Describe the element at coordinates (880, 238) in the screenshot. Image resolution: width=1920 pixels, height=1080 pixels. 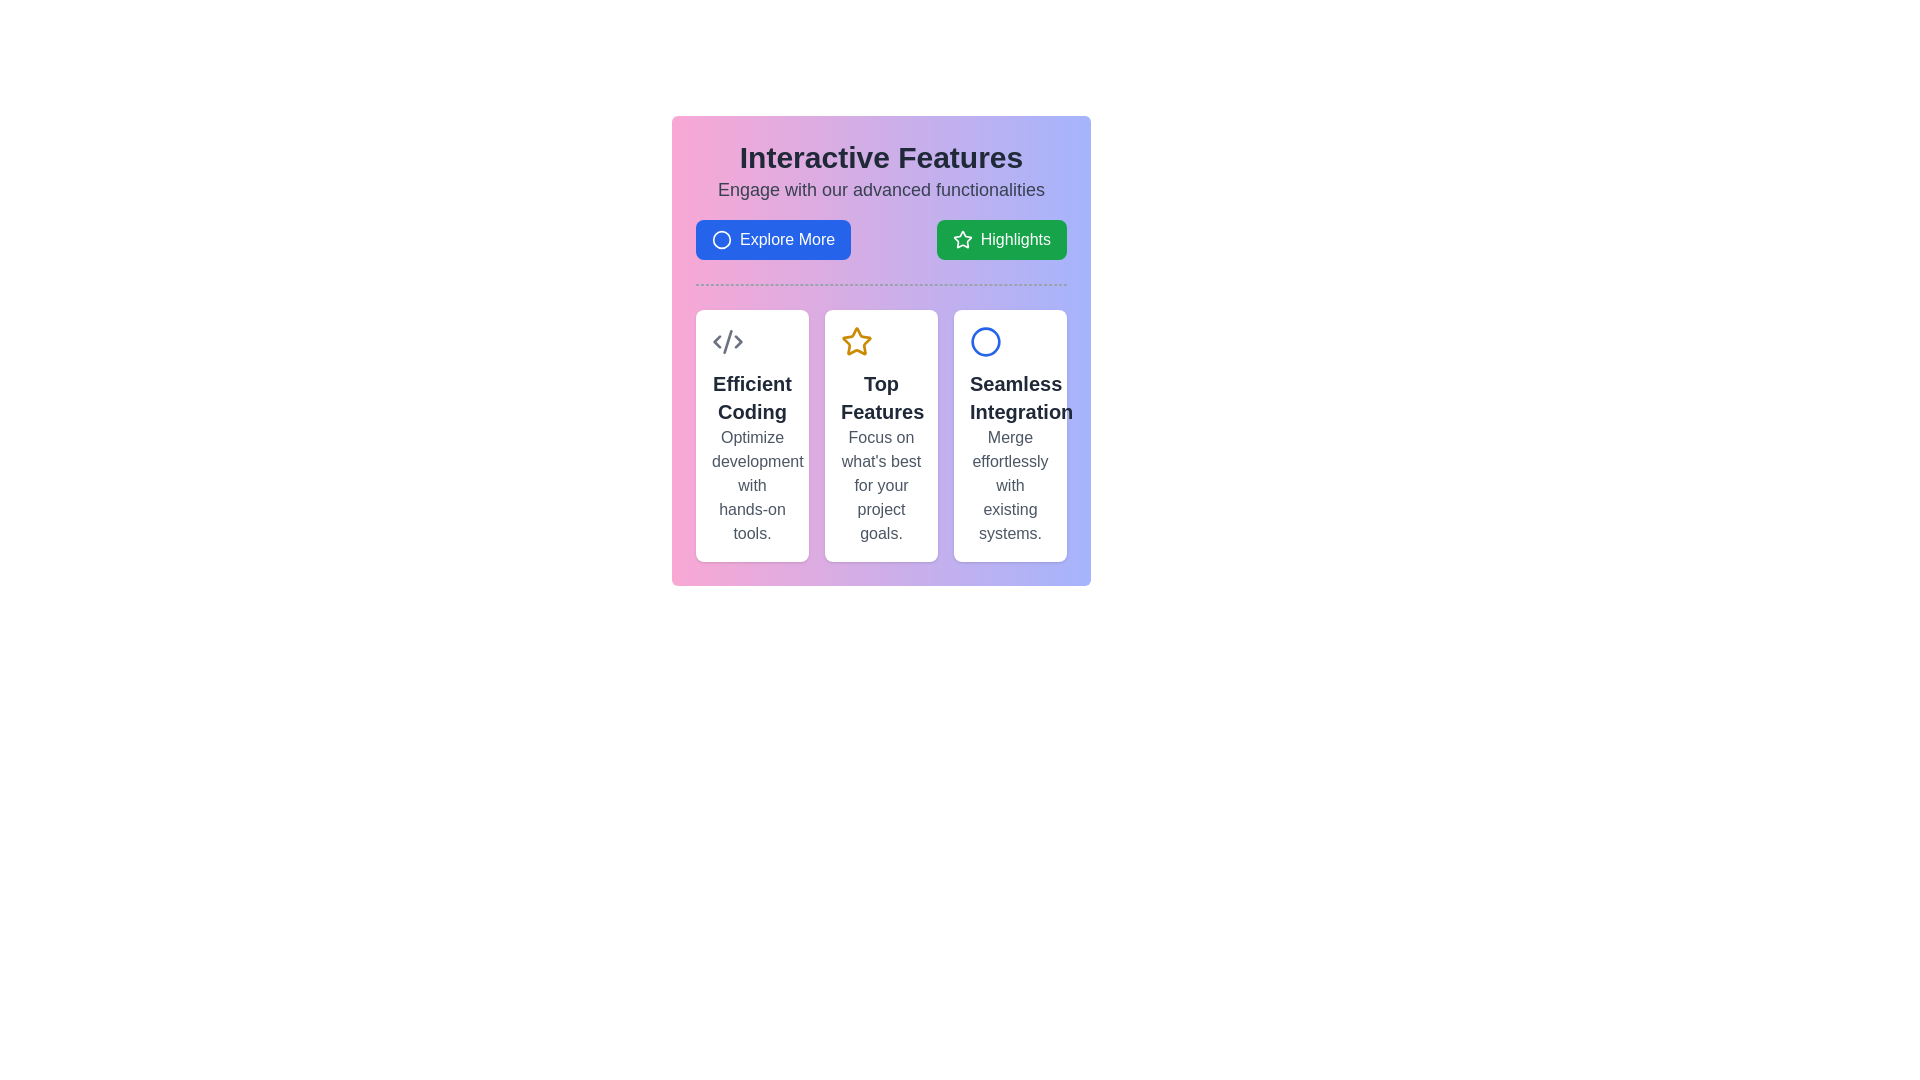
I see `the 'Highlights' button in the Horizontal Button Group, located beneath the title 'Engage with our advanced functionalities'` at that location.